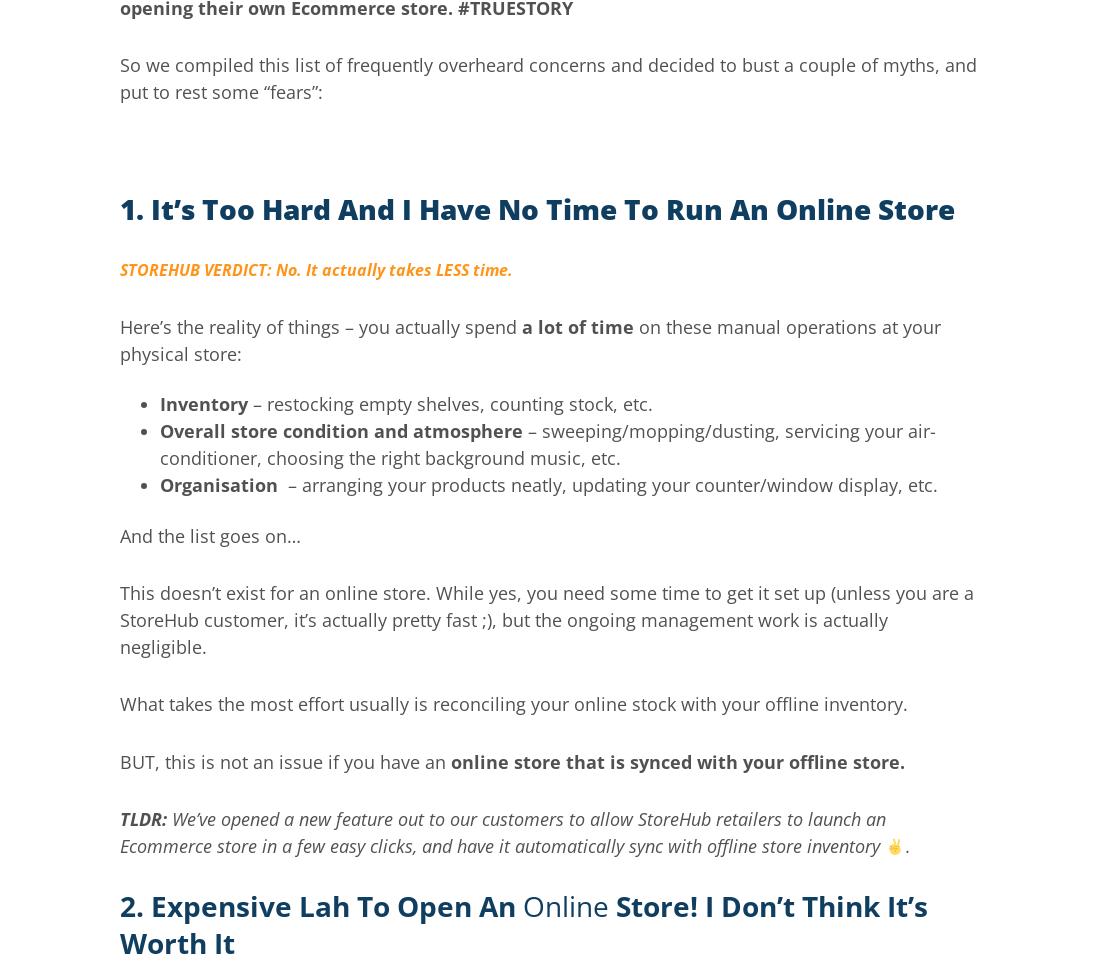 This screenshot has height=976, width=1105. I want to click on 'TLDR:', so click(143, 818).